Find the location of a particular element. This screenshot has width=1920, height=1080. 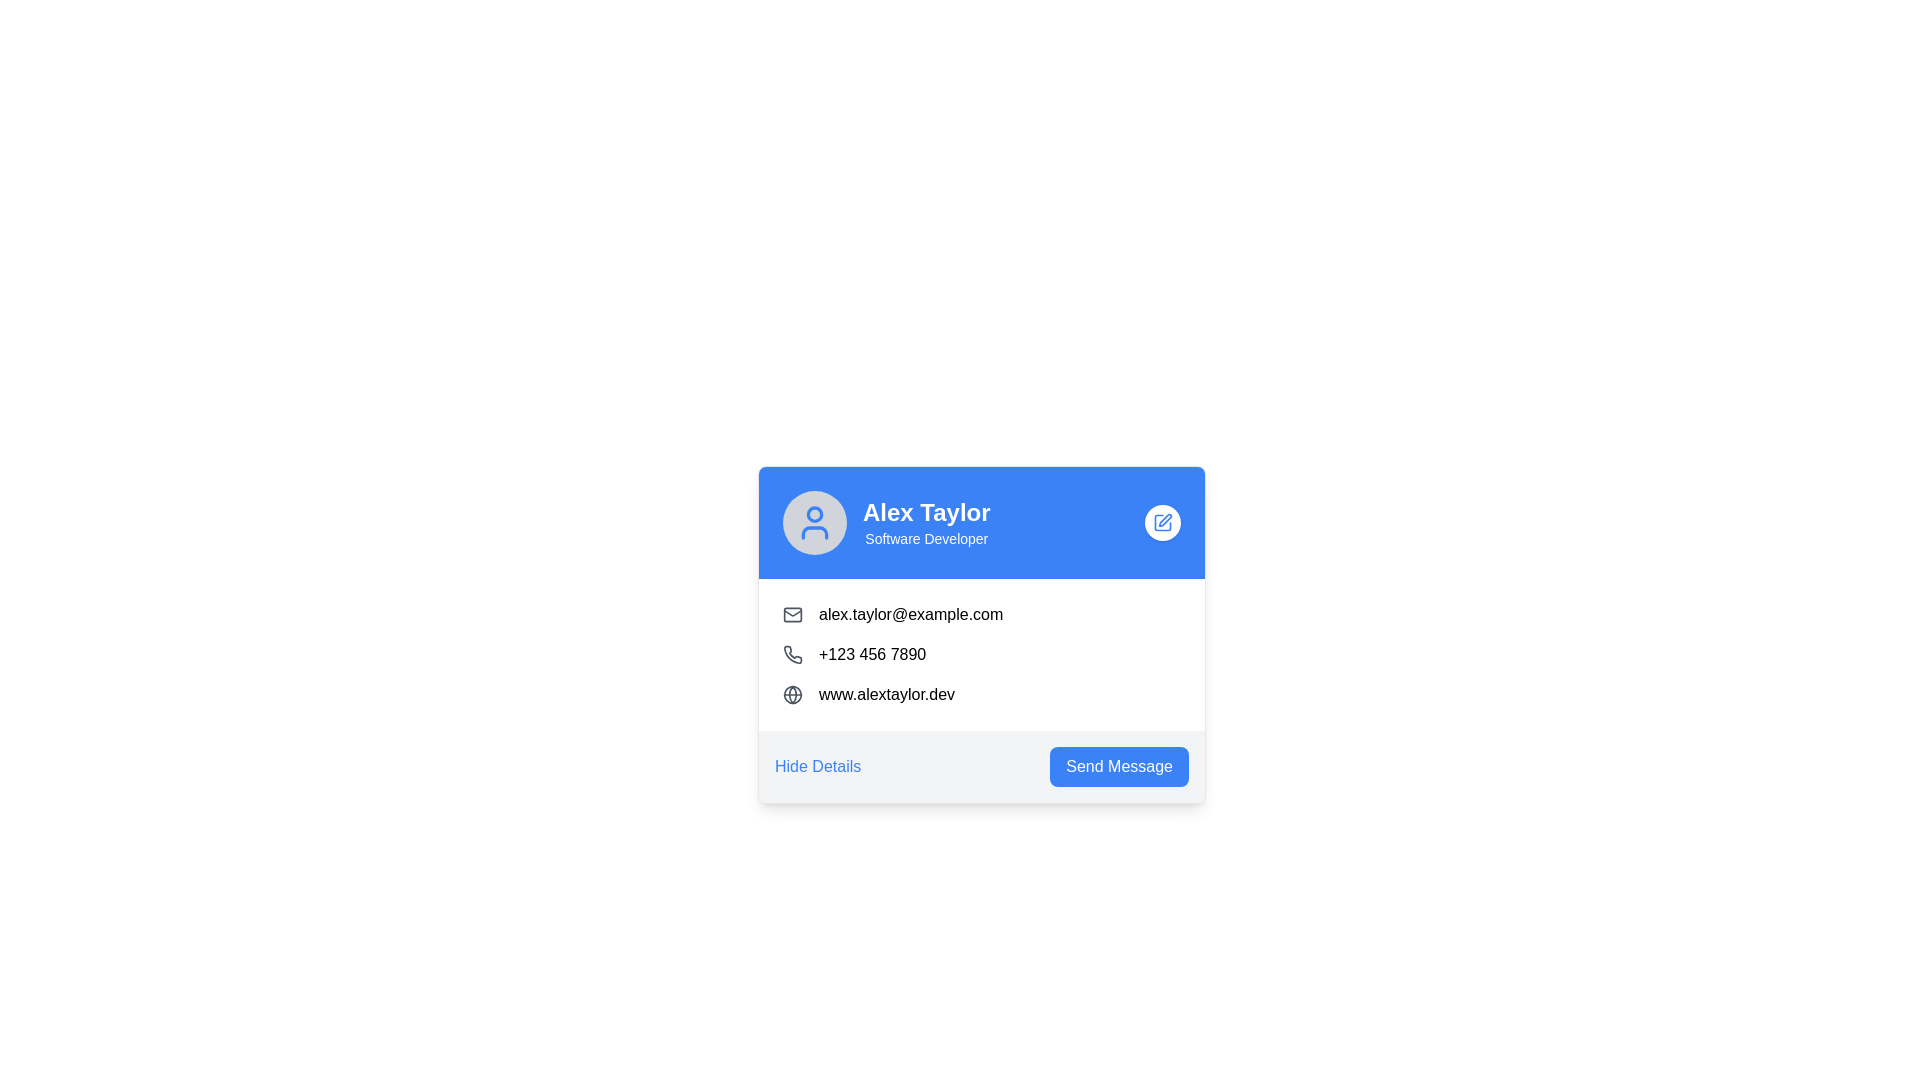

the fifth and rightmost textual link or label that serves as a hyperlink for a personal or professional website, located right-aligned after the globe icon is located at coordinates (886, 693).